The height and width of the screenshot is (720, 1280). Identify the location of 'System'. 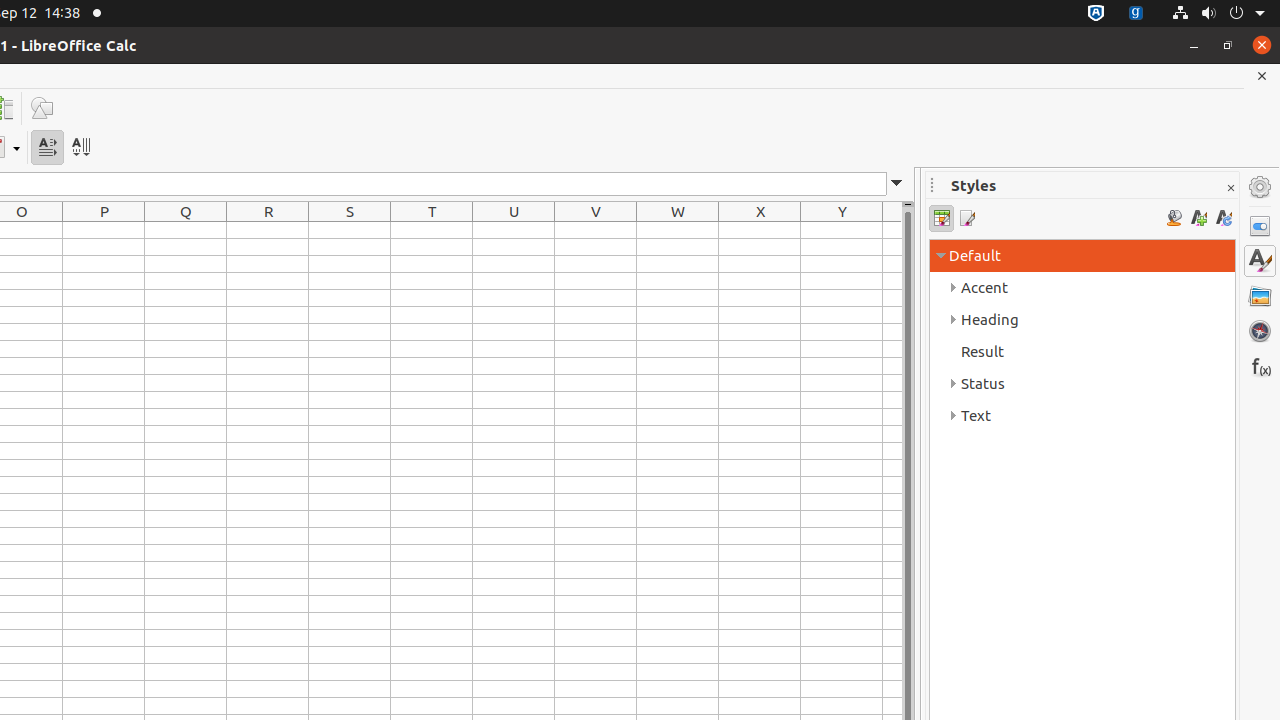
(1217, 13).